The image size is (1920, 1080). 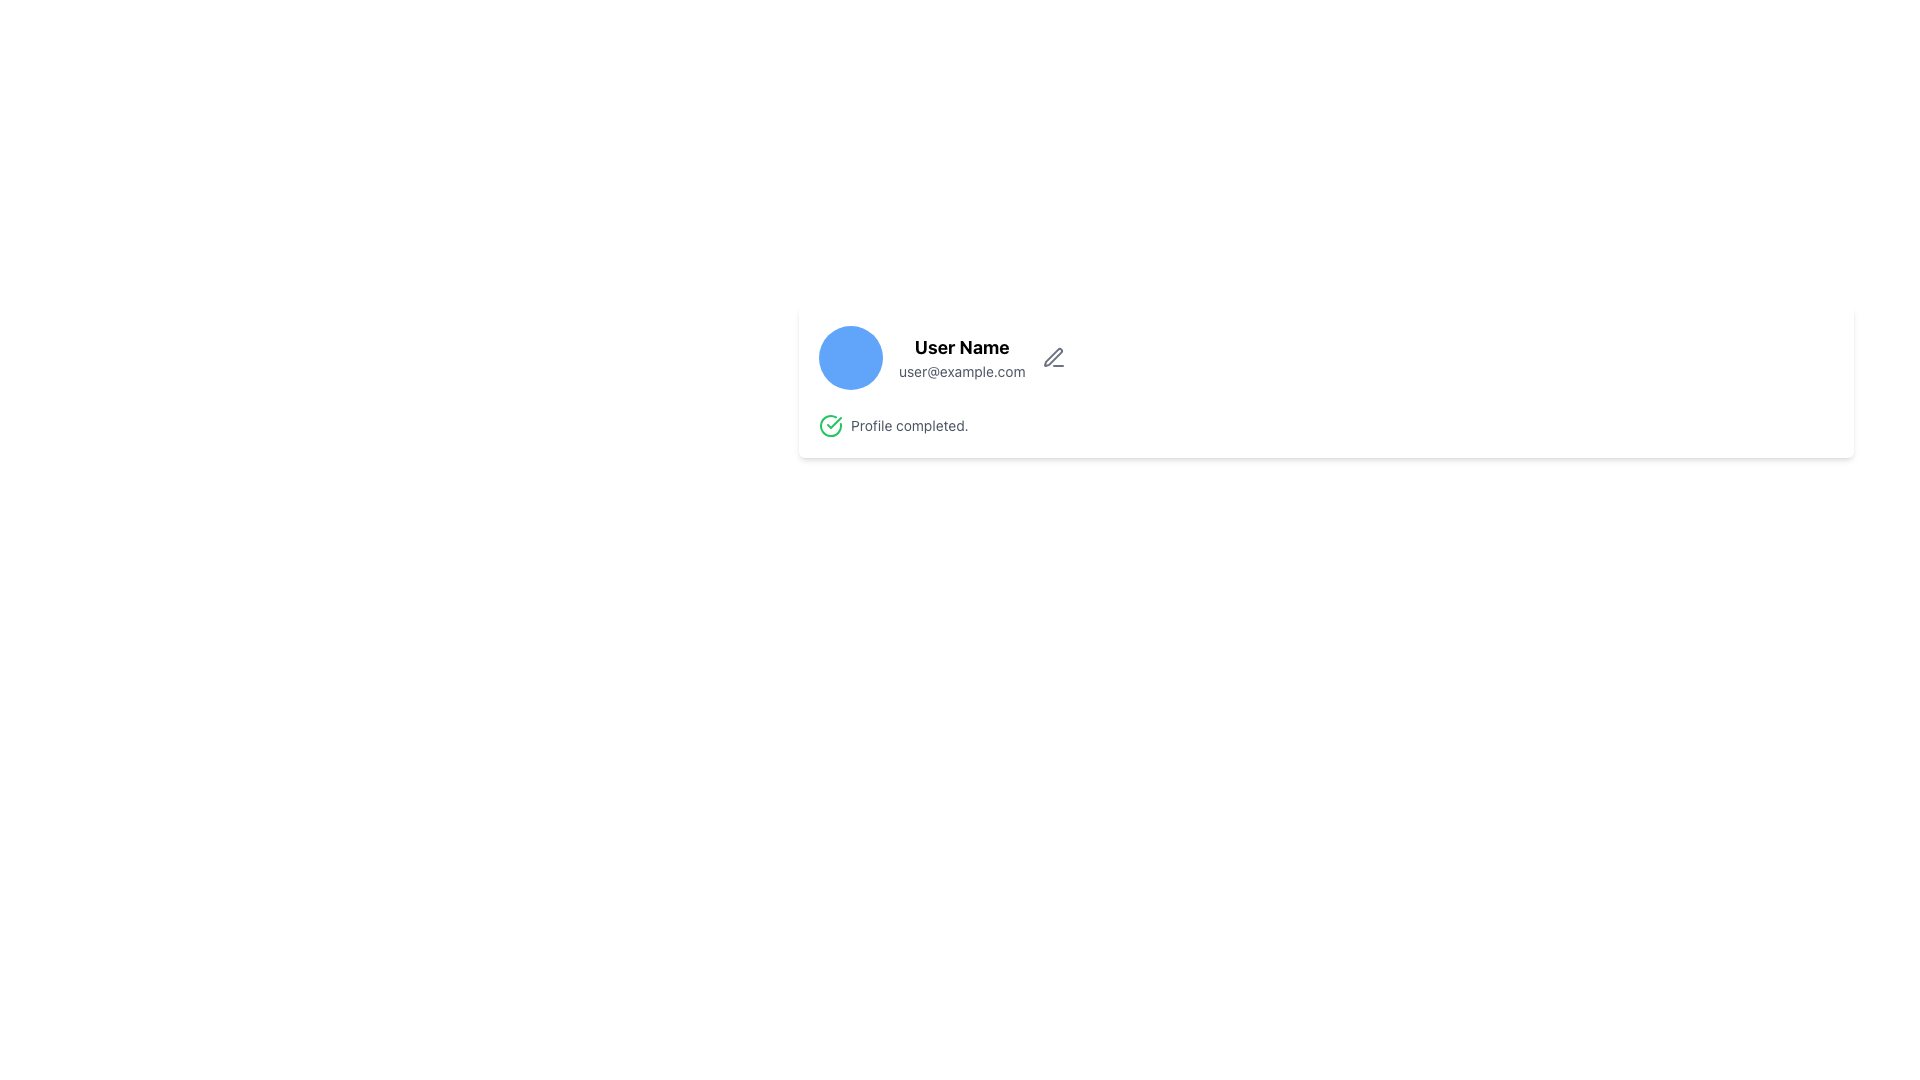 What do you see at coordinates (830, 424) in the screenshot?
I see `the green circular icon with a check mark inside, which indicates a successful or completed state, located to the left of the text 'Profile completed.'` at bounding box center [830, 424].